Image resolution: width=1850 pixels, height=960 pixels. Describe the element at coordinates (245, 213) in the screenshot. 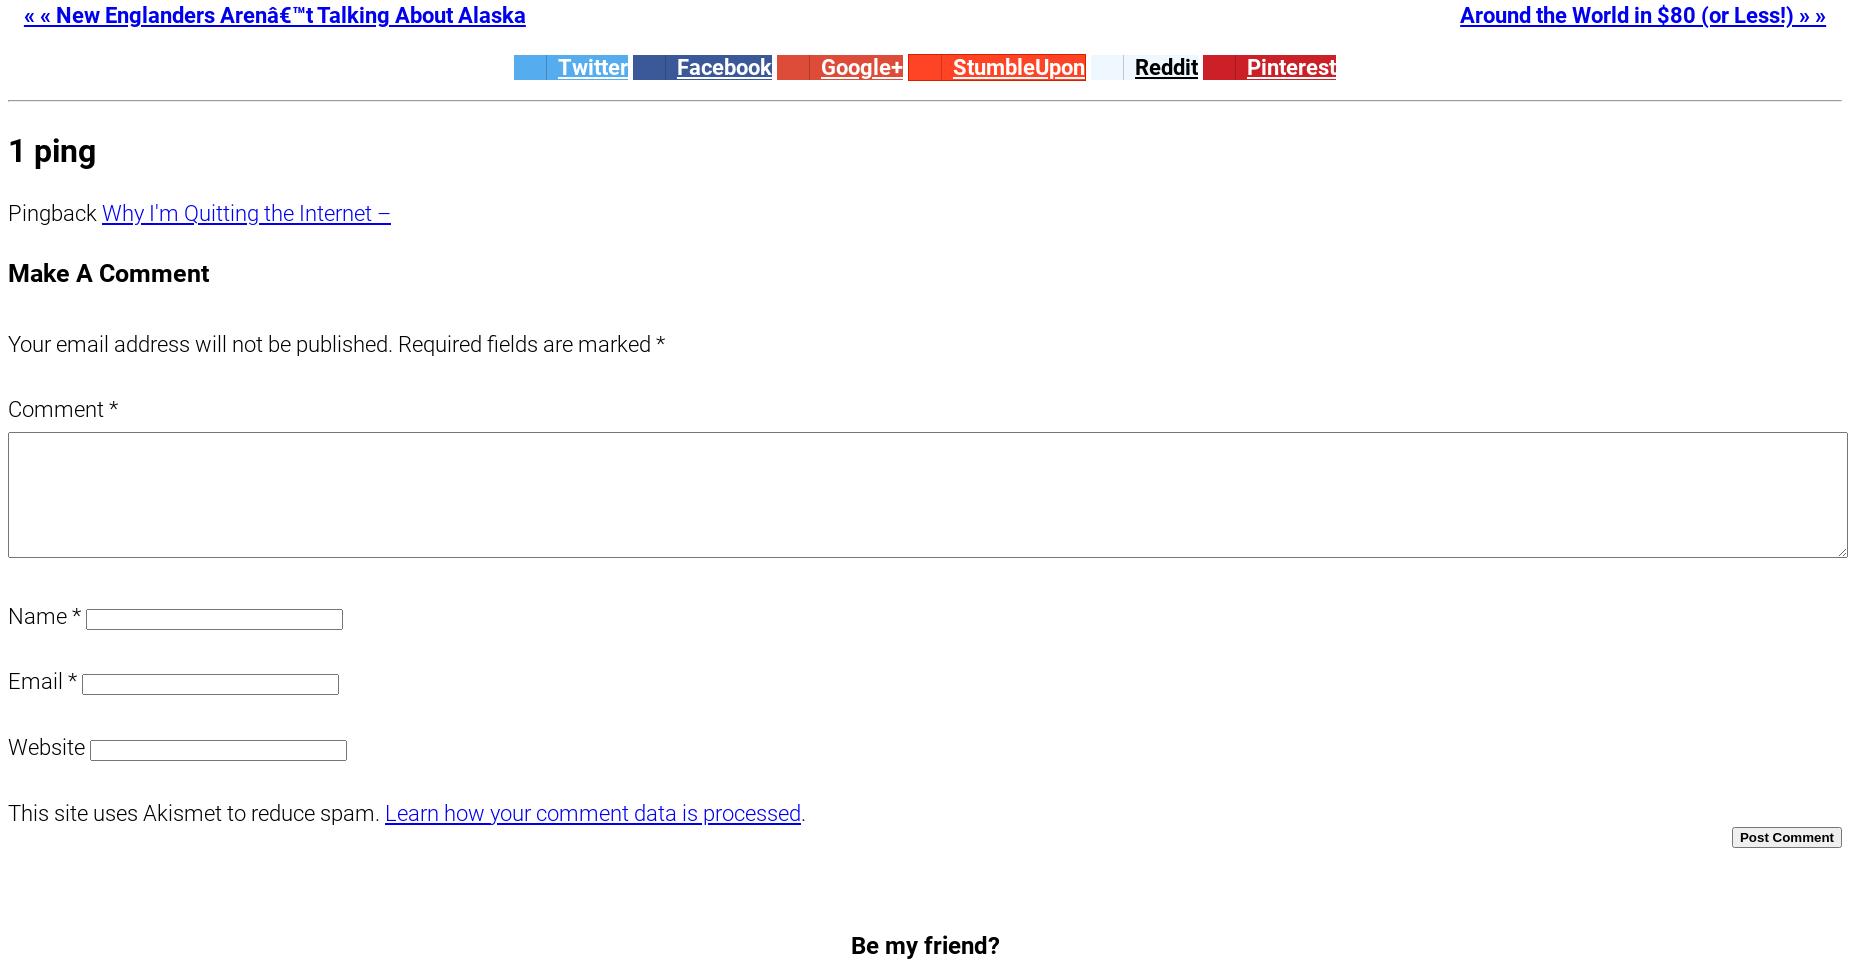

I see `'Why I'm Quitting the Internet –'` at that location.